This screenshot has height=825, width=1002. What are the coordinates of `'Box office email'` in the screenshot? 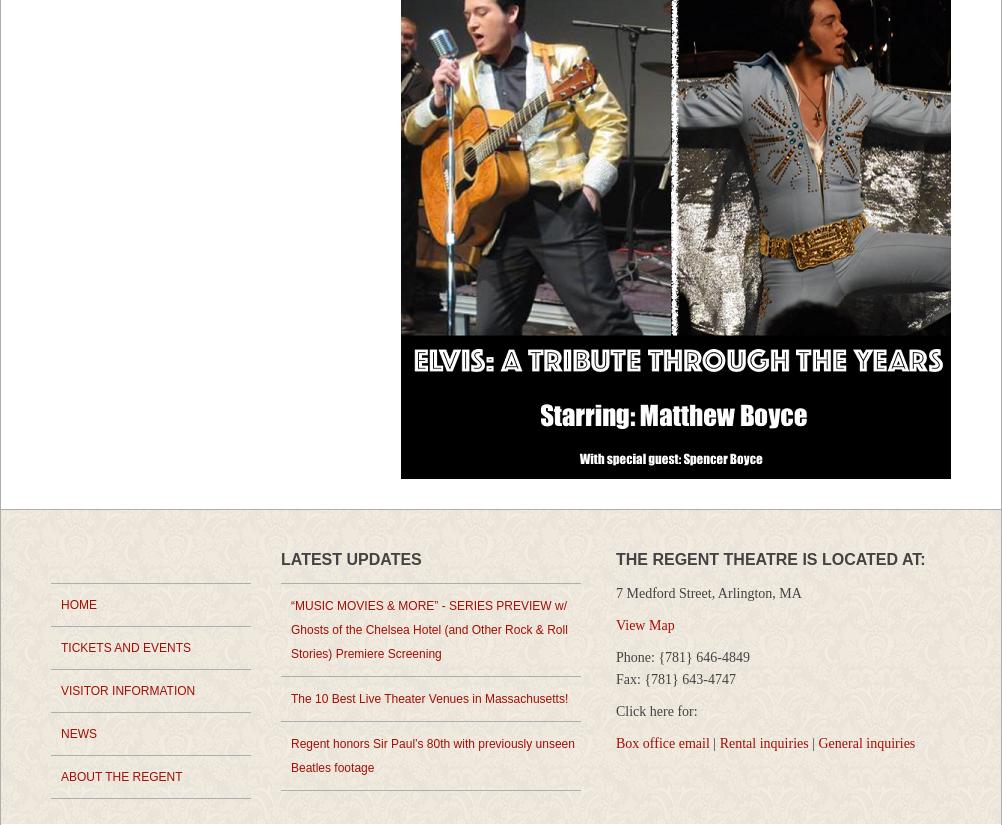 It's located at (661, 743).